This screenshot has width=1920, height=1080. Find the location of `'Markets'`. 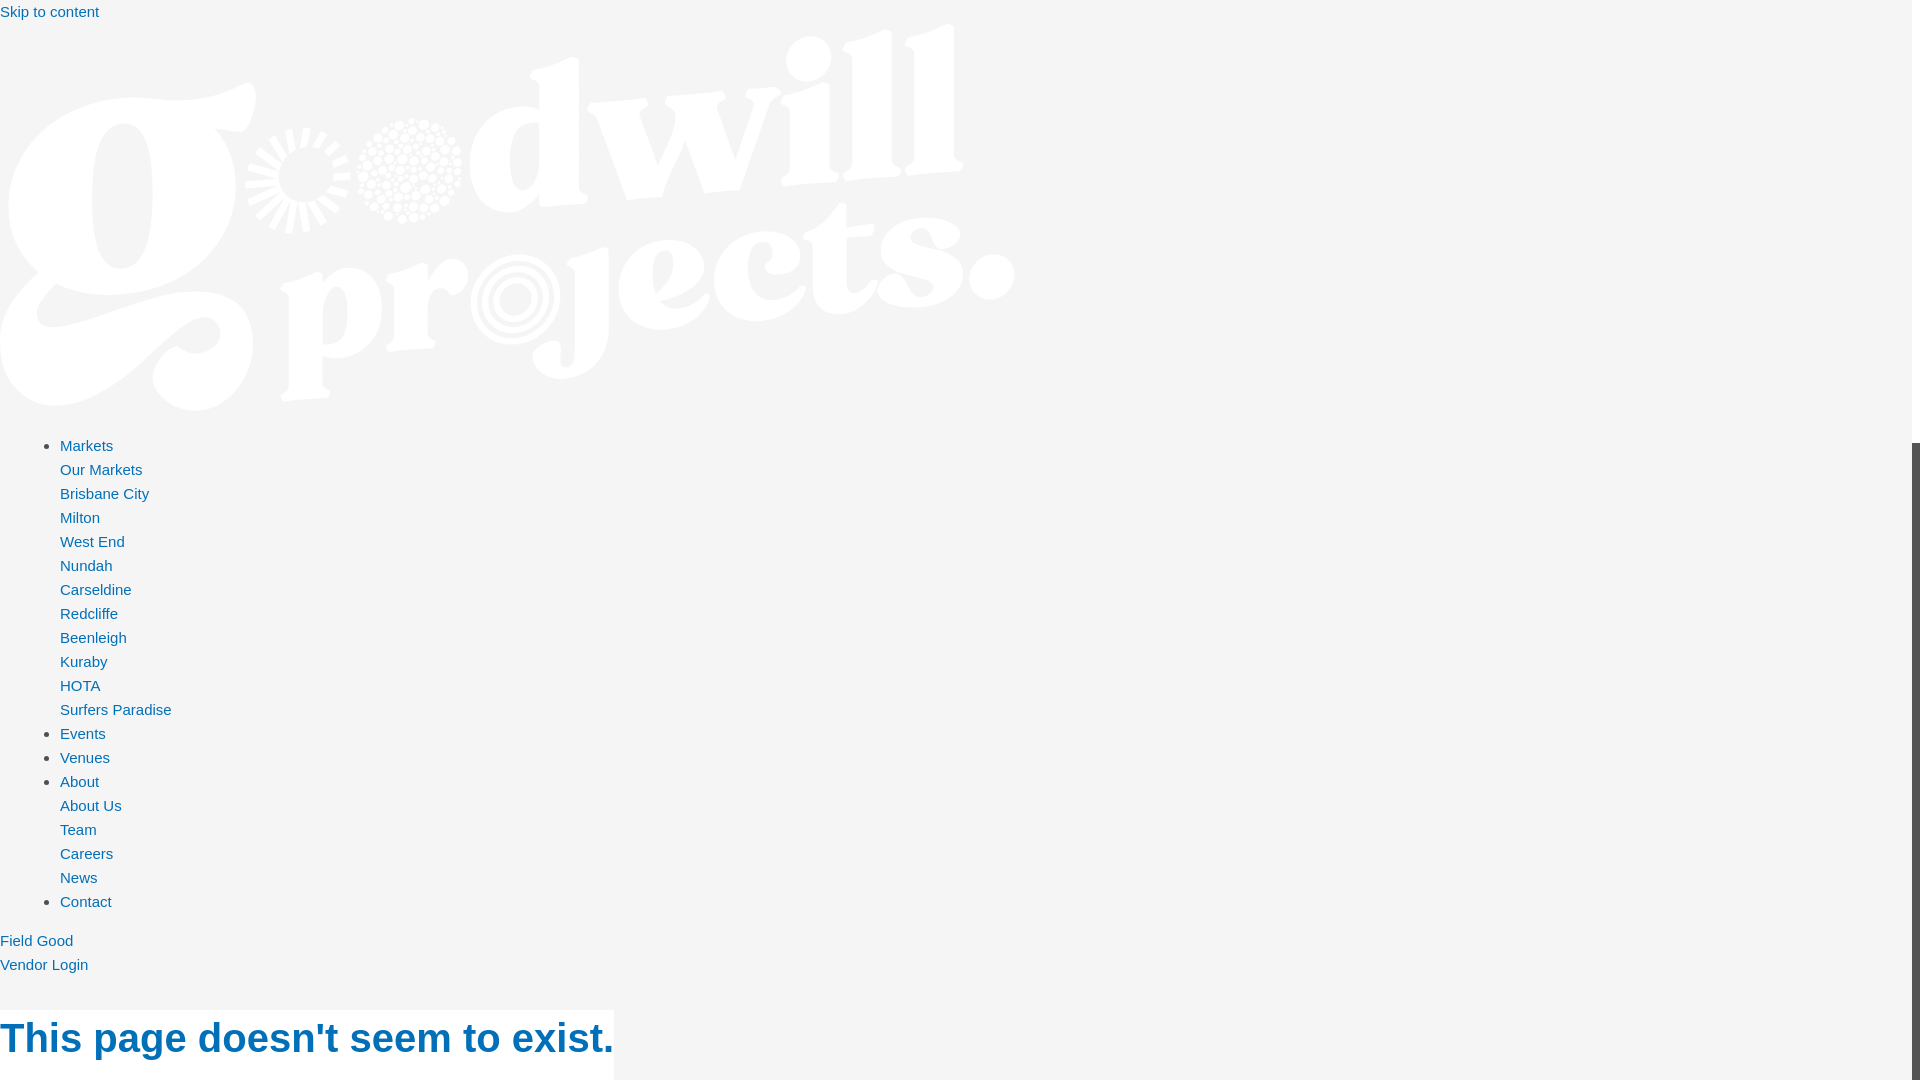

'Markets' is located at coordinates (59, 445).